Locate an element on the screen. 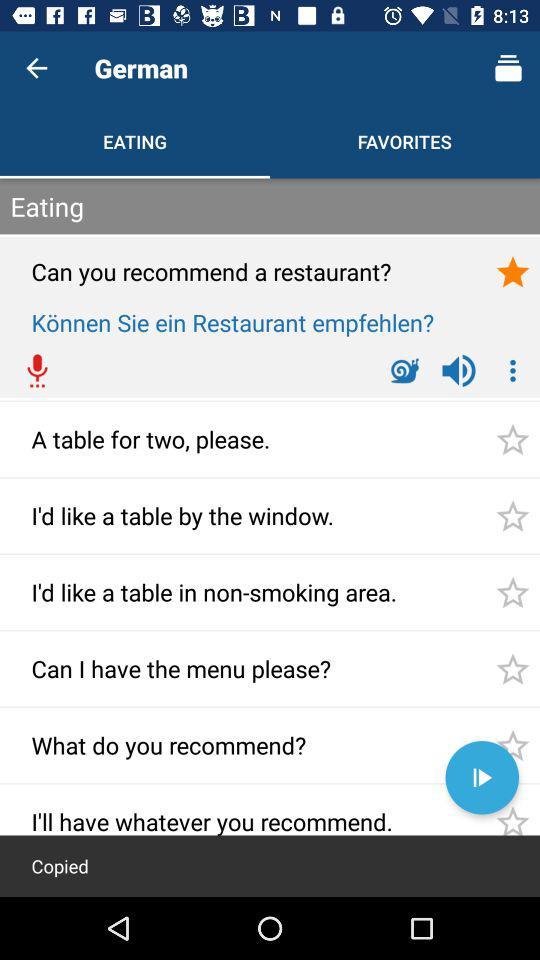  the volume icon which is left to 3 dot vertical icon is located at coordinates (459, 369).